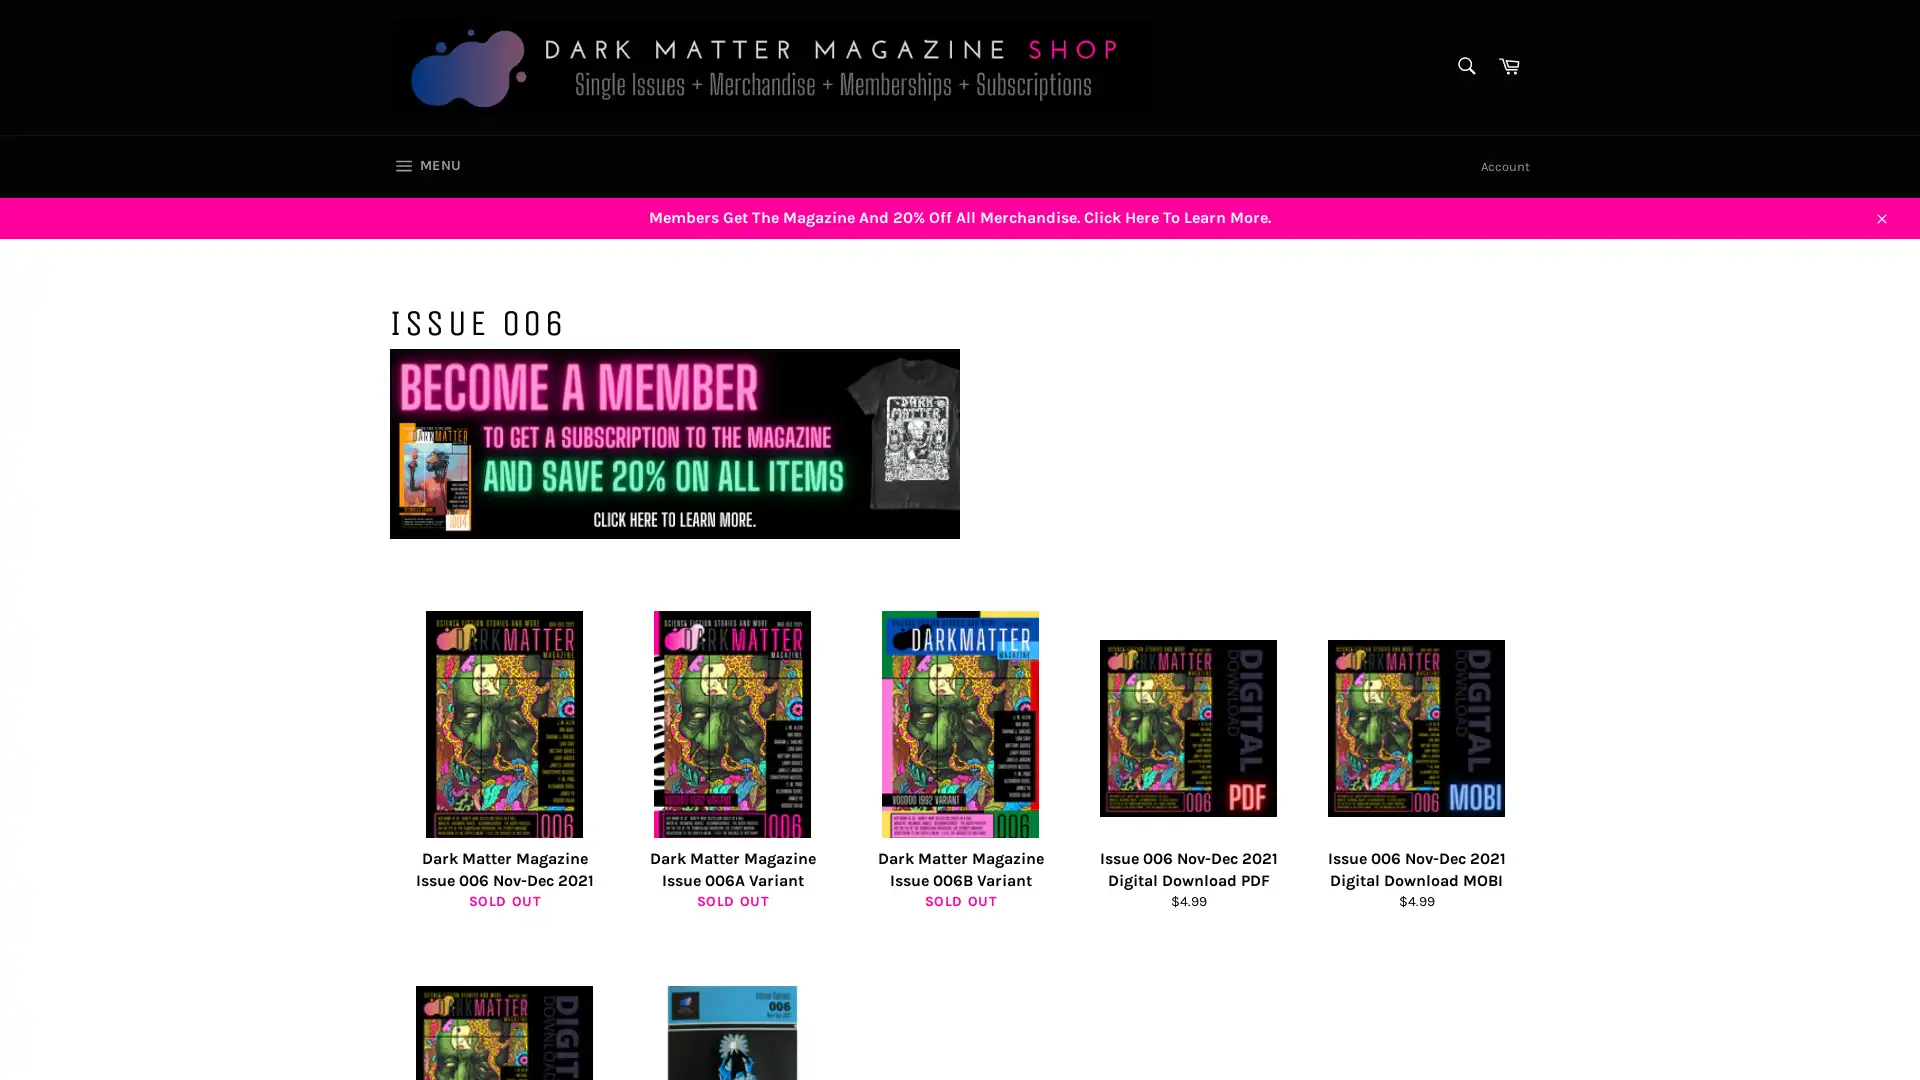 This screenshot has height=1080, width=1920. Describe the element at coordinates (1464, 64) in the screenshot. I see `Search` at that location.